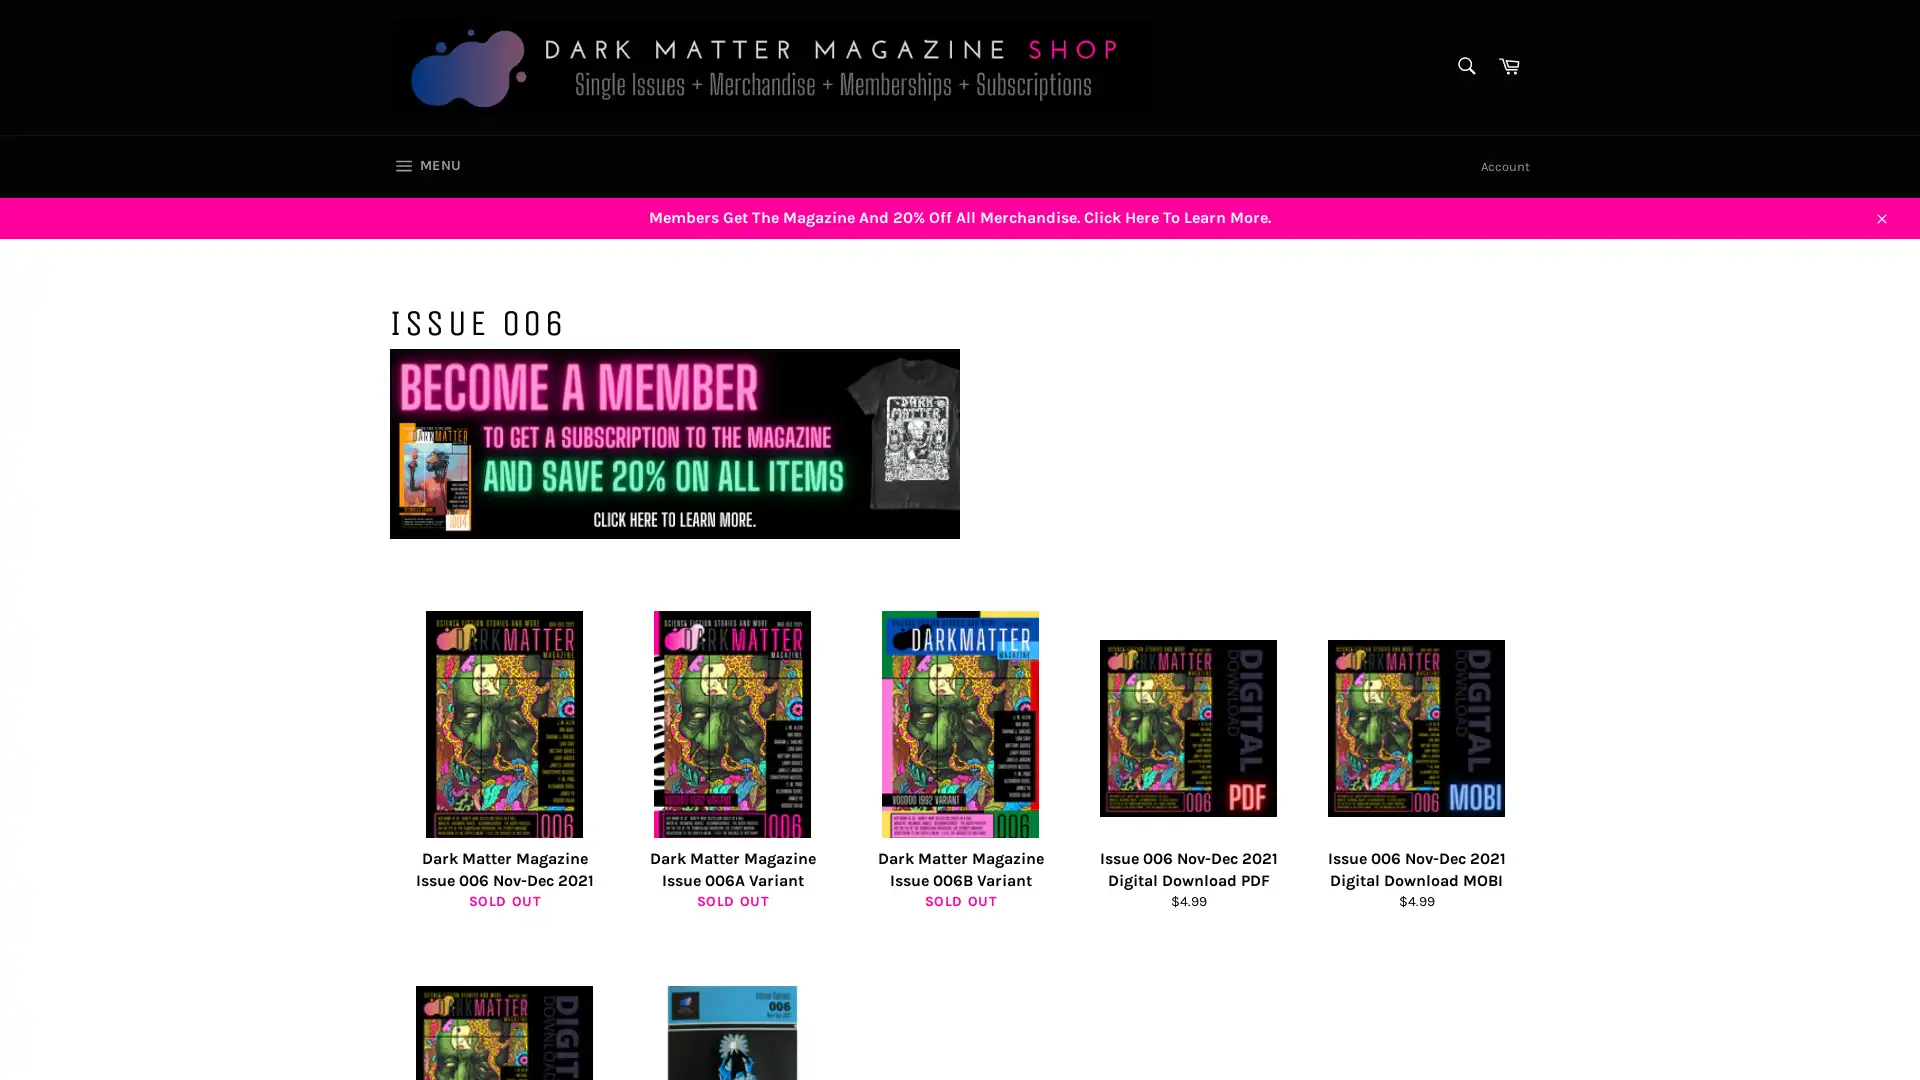 This screenshot has height=1080, width=1920. Describe the element at coordinates (1464, 64) in the screenshot. I see `Search` at that location.